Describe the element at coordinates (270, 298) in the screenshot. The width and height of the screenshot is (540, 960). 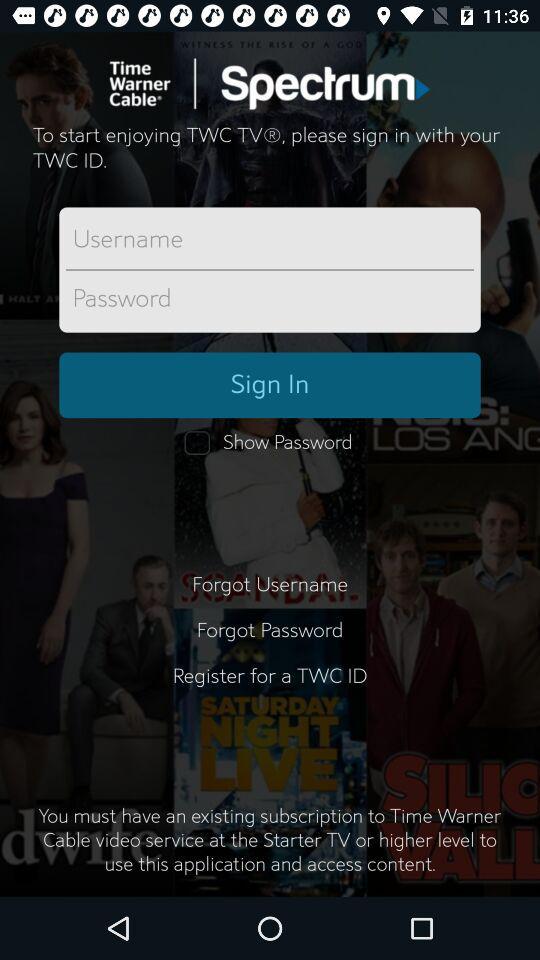
I see `password` at that location.